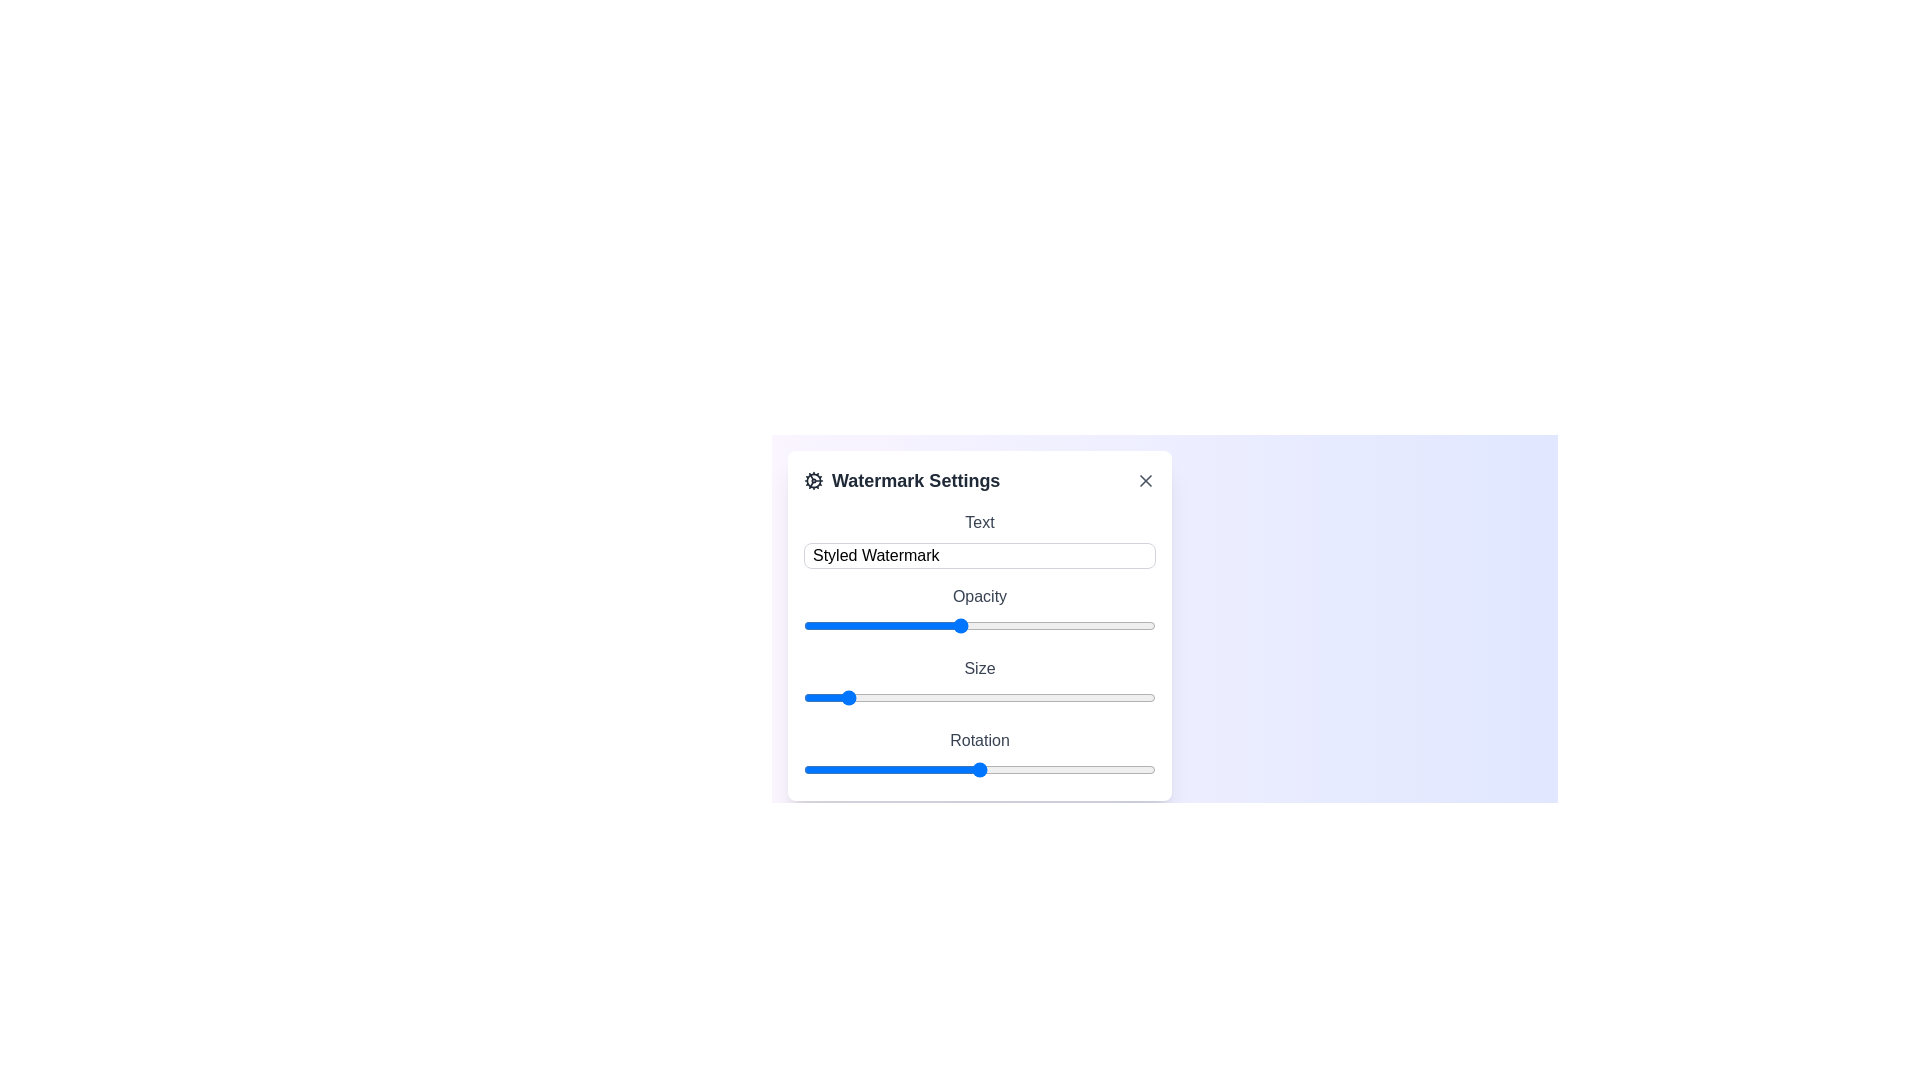  What do you see at coordinates (920, 697) in the screenshot?
I see `size` at bounding box center [920, 697].